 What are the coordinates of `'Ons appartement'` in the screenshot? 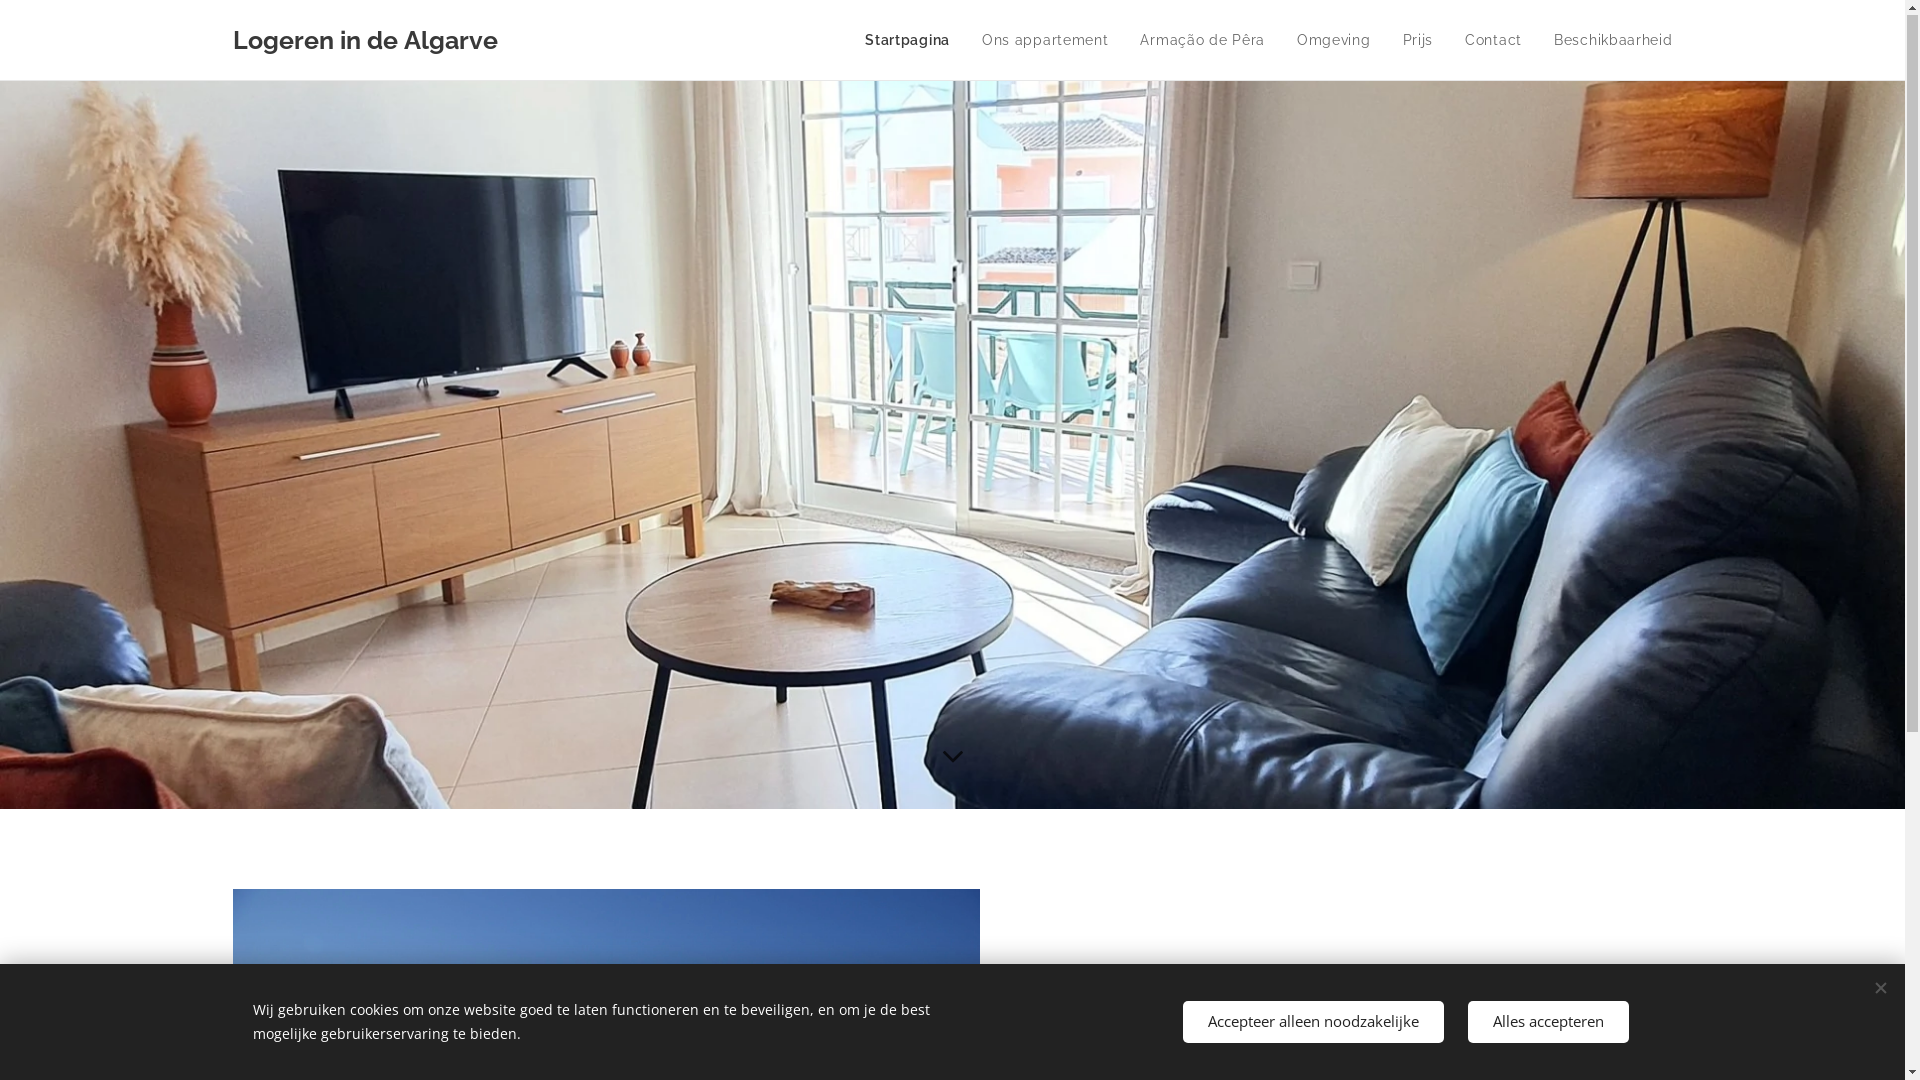 It's located at (1044, 41).